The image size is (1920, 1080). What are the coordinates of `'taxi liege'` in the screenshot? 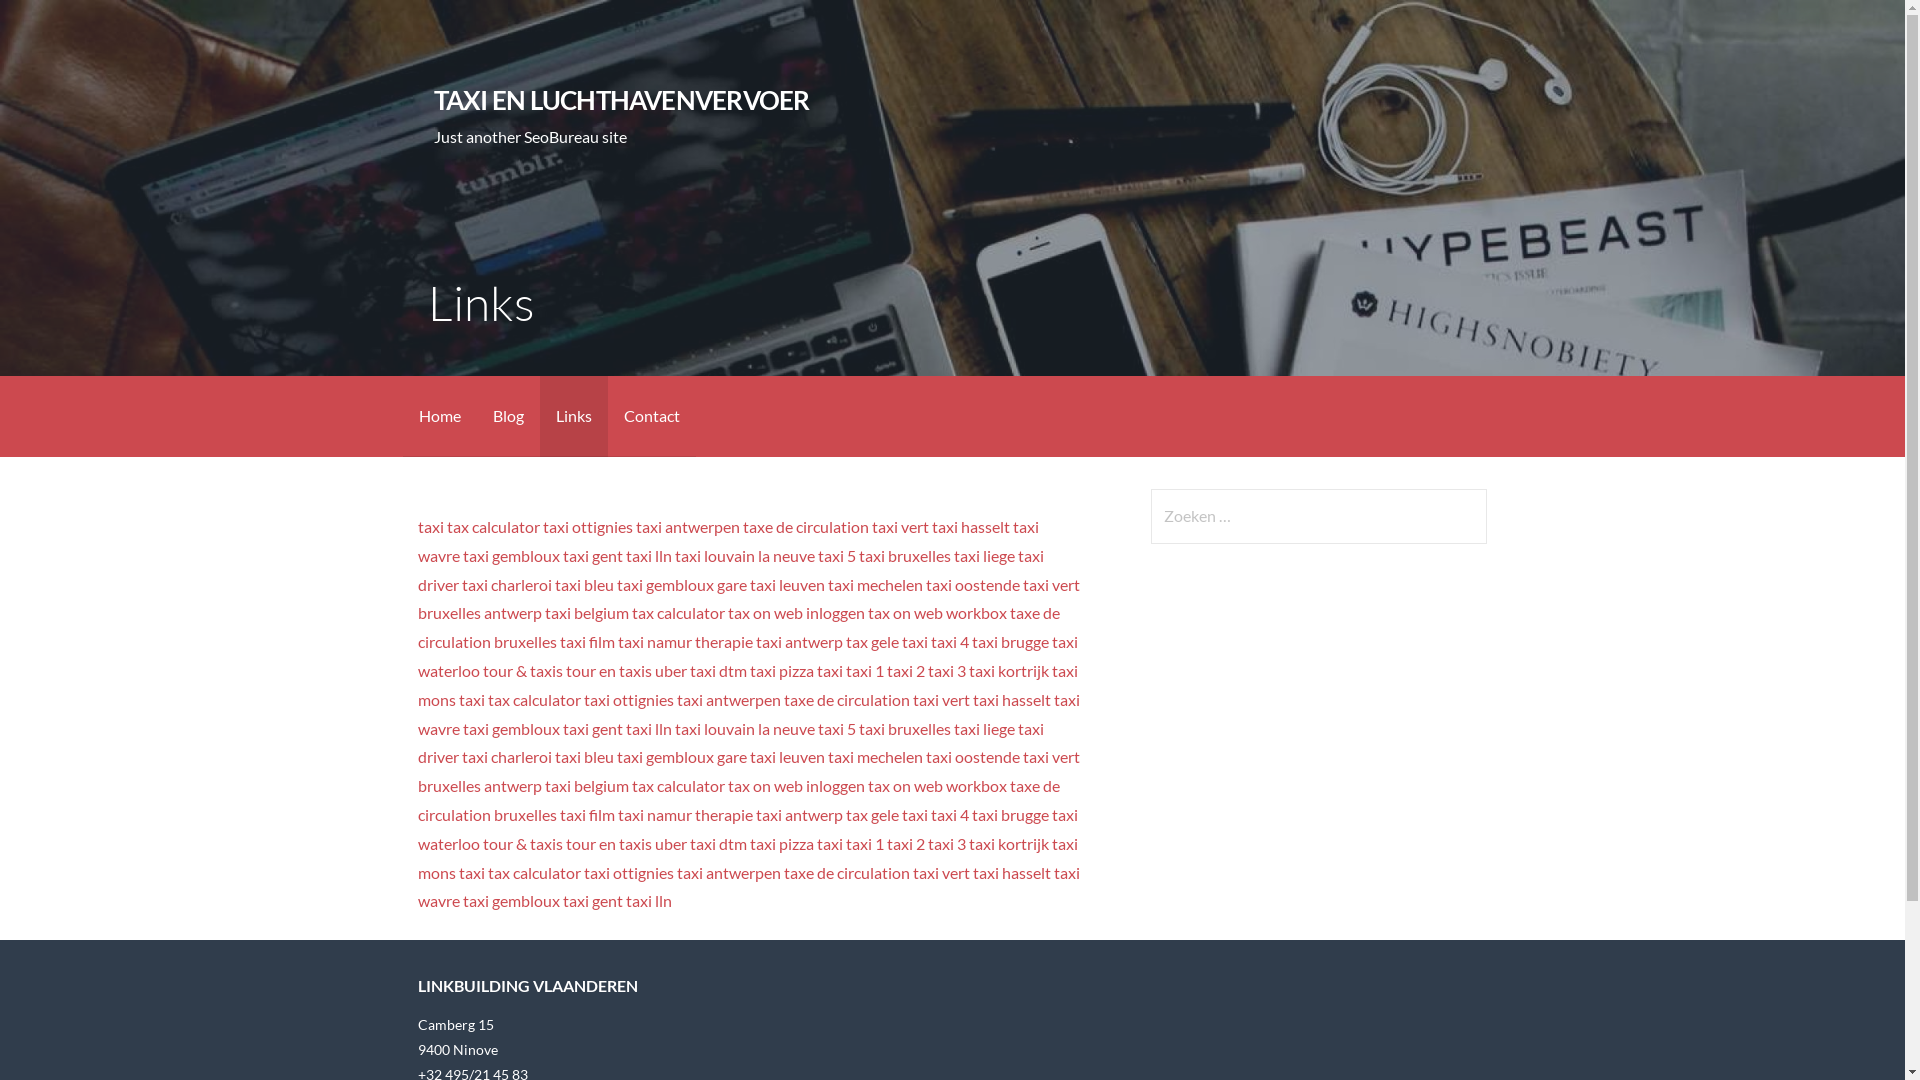 It's located at (984, 555).